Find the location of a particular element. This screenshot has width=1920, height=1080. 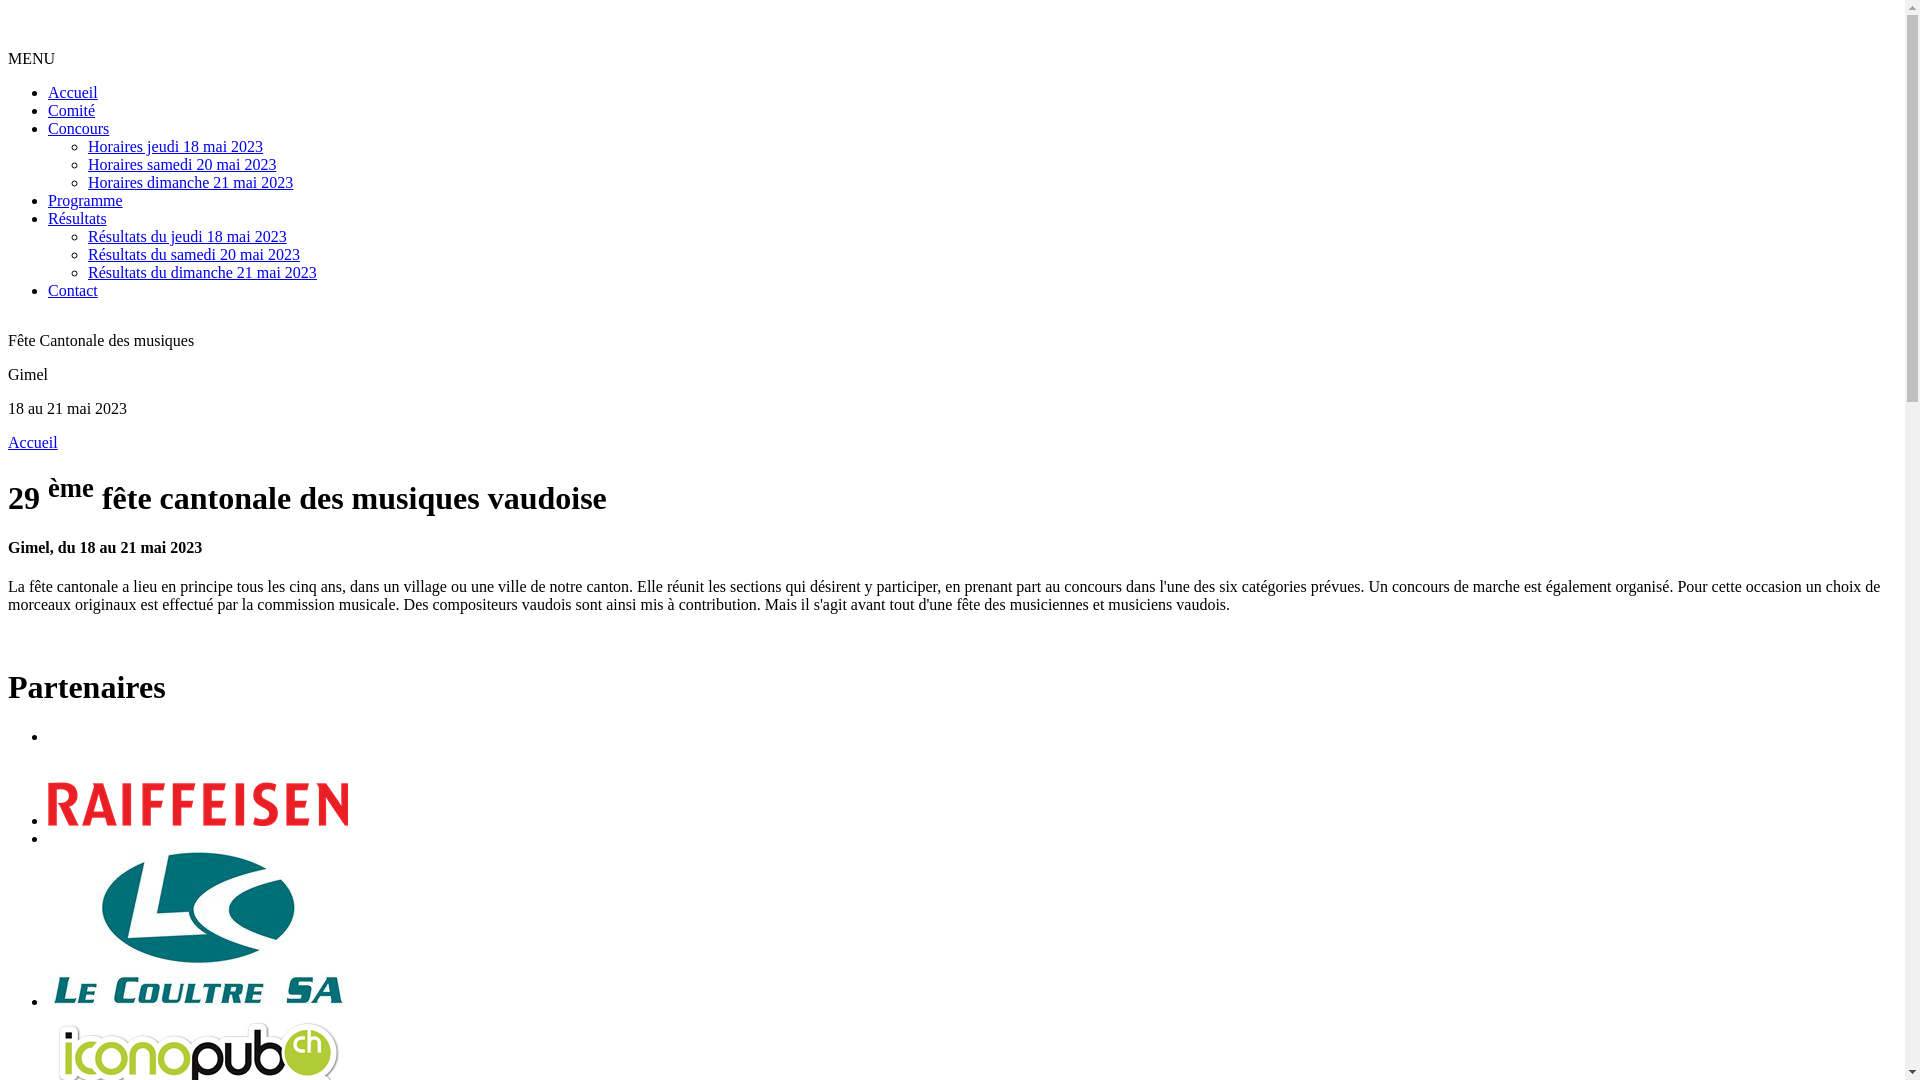

'Horaires samedi 20 mai 2023' is located at coordinates (182, 163).